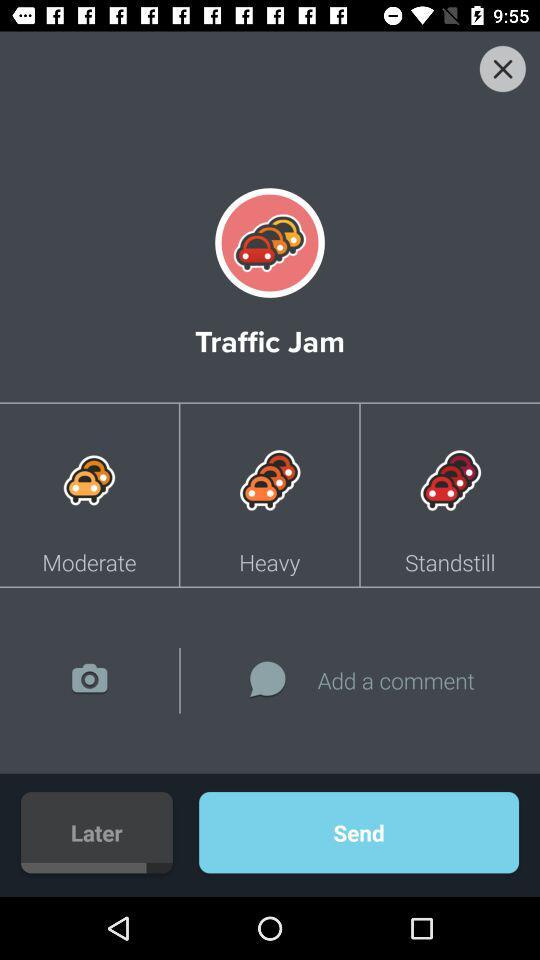 Image resolution: width=540 pixels, height=960 pixels. What do you see at coordinates (501, 69) in the screenshot?
I see `the close icon` at bounding box center [501, 69].